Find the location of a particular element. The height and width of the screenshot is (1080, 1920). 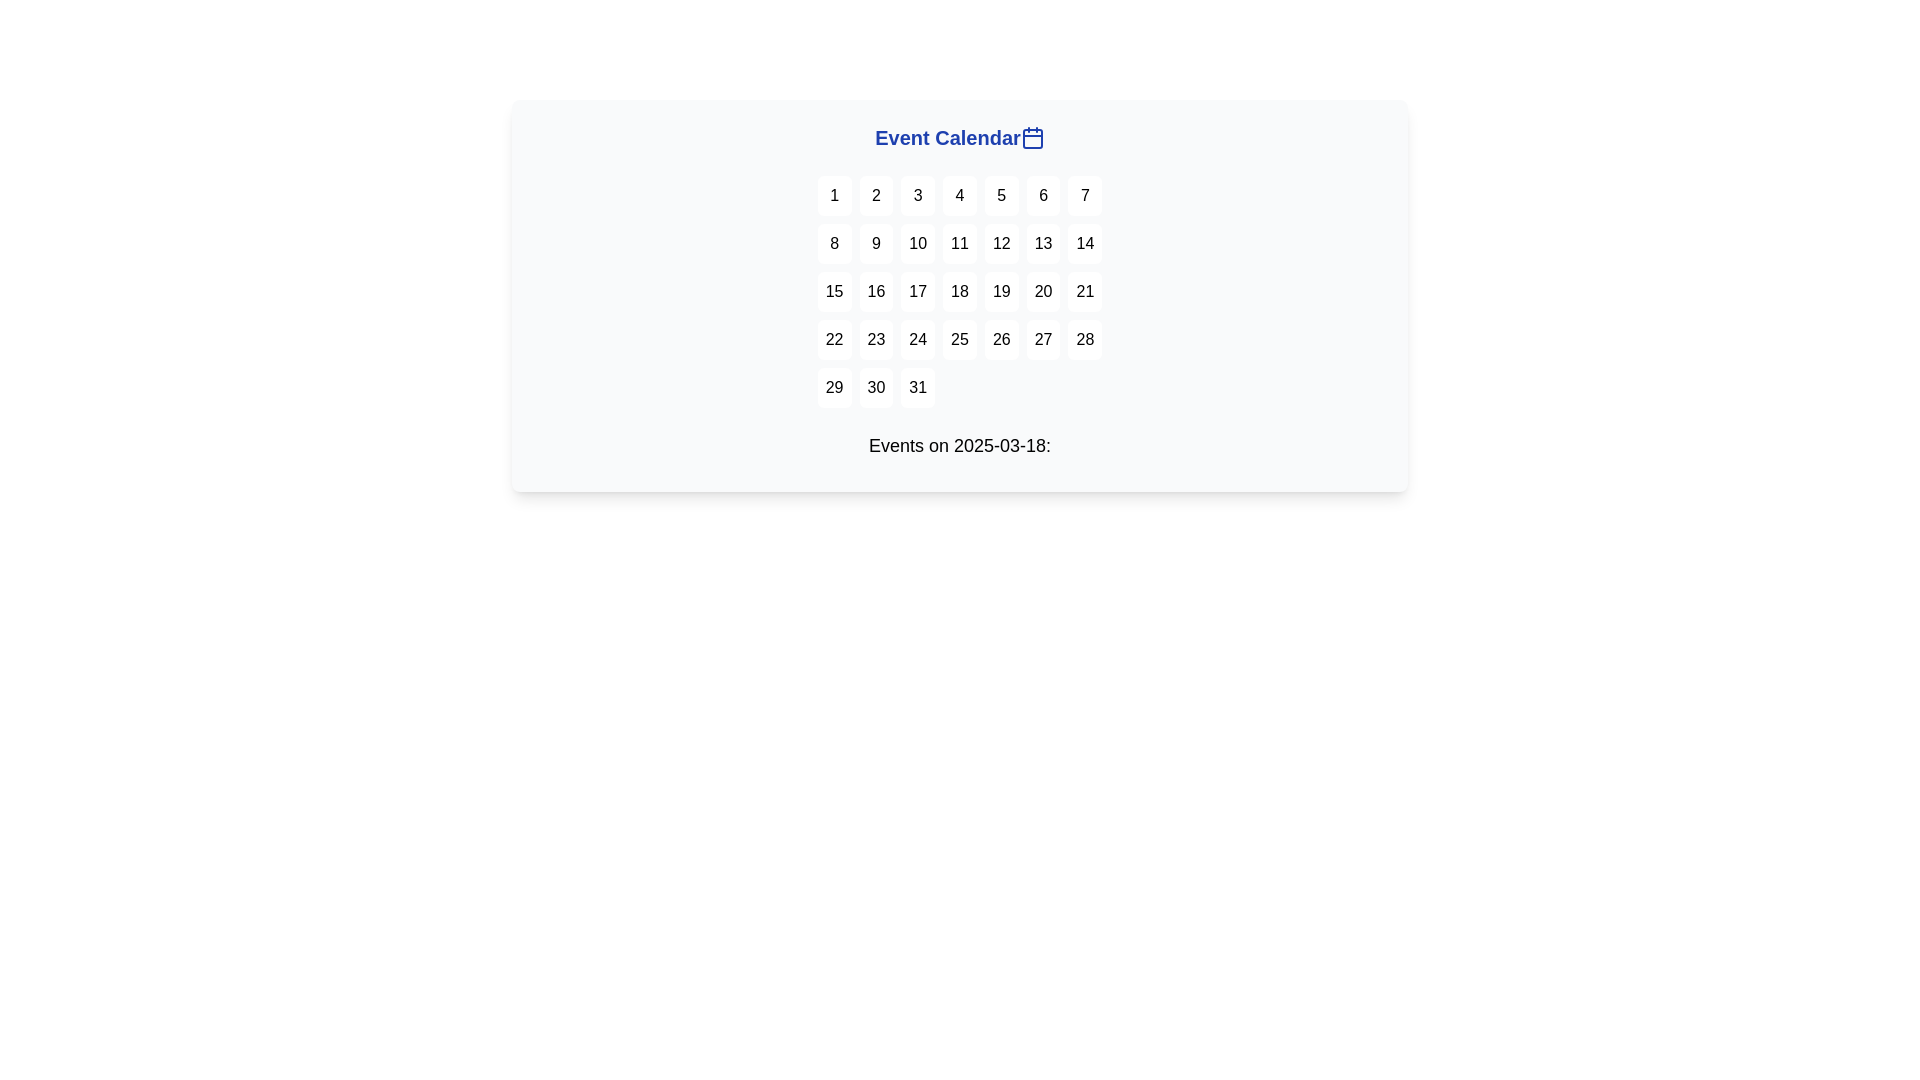

the square-shaped button with a white background and bold black text '13' is located at coordinates (1042, 242).